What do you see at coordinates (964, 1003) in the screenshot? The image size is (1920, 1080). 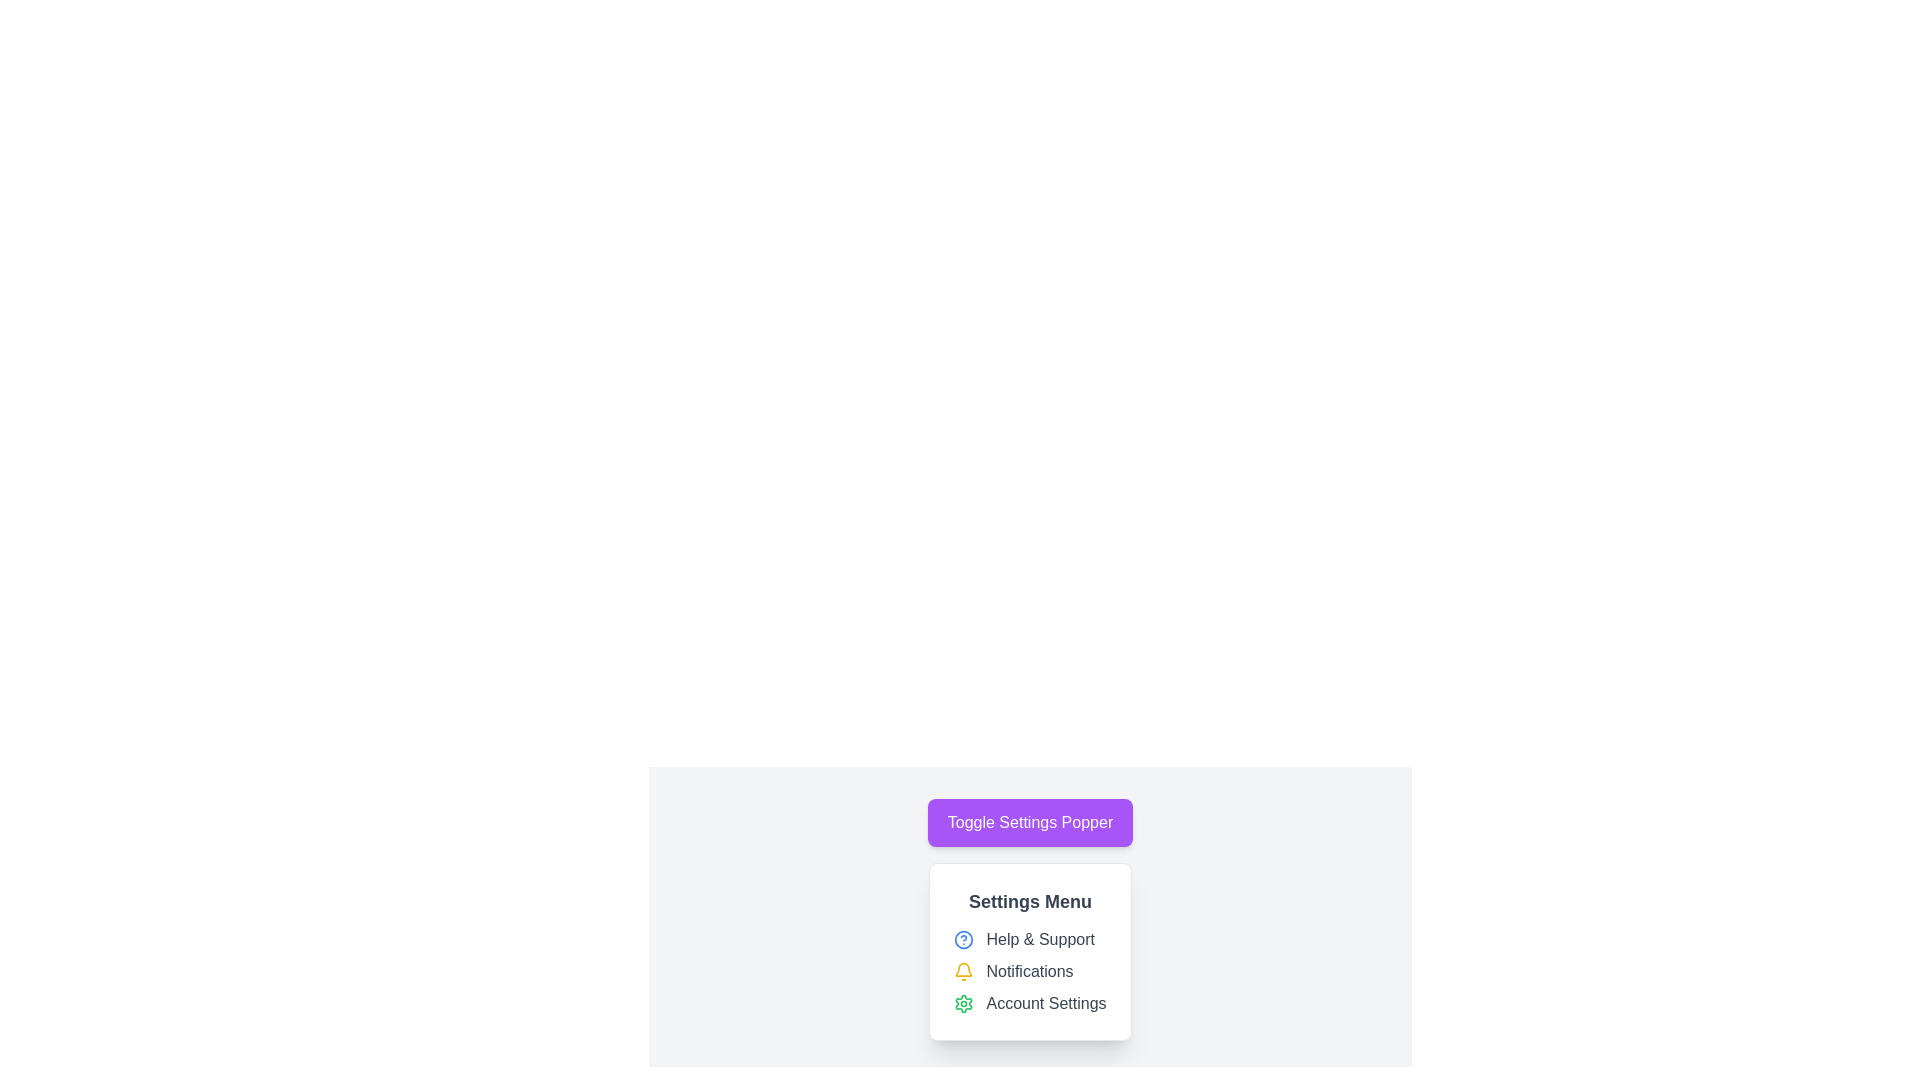 I see `the gear-shaped icon representing the settings option in the 'Settings Menu' popup interface` at bounding box center [964, 1003].